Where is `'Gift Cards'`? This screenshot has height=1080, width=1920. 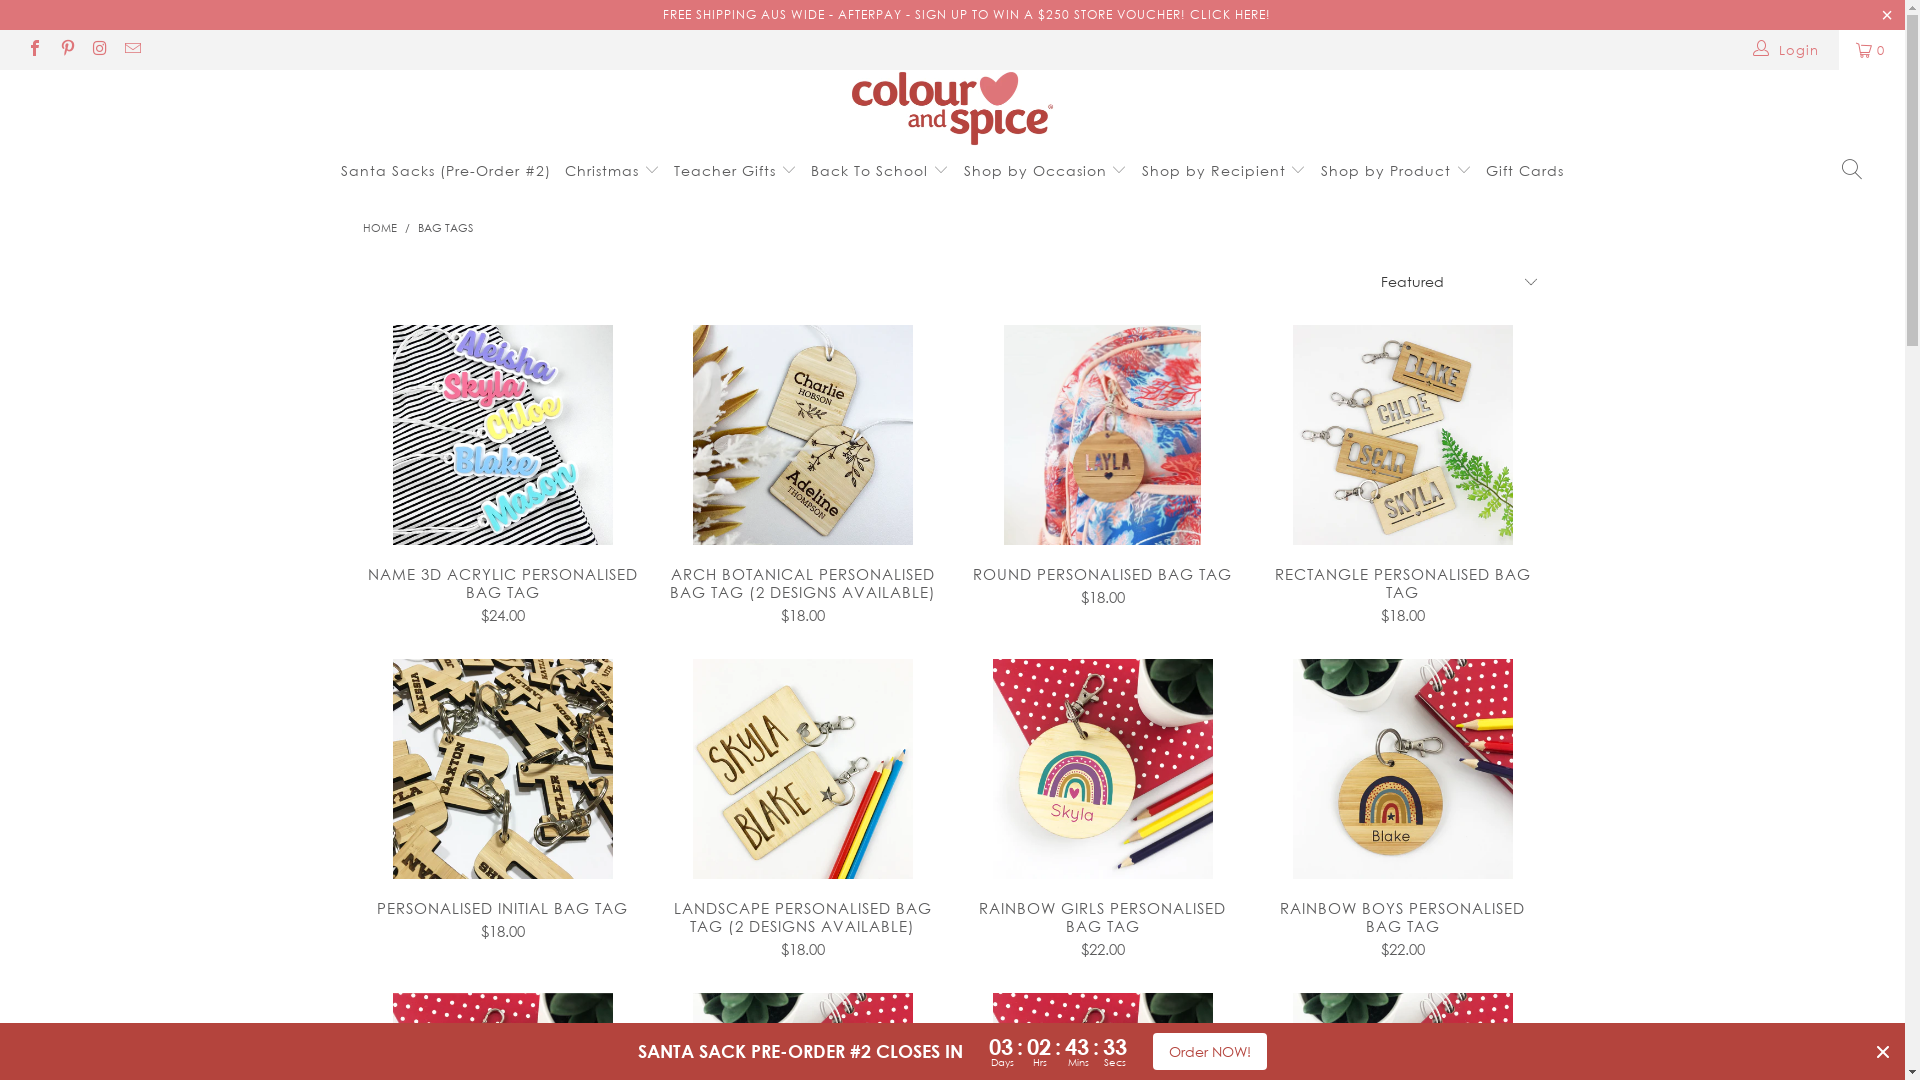 'Gift Cards' is located at coordinates (1524, 169).